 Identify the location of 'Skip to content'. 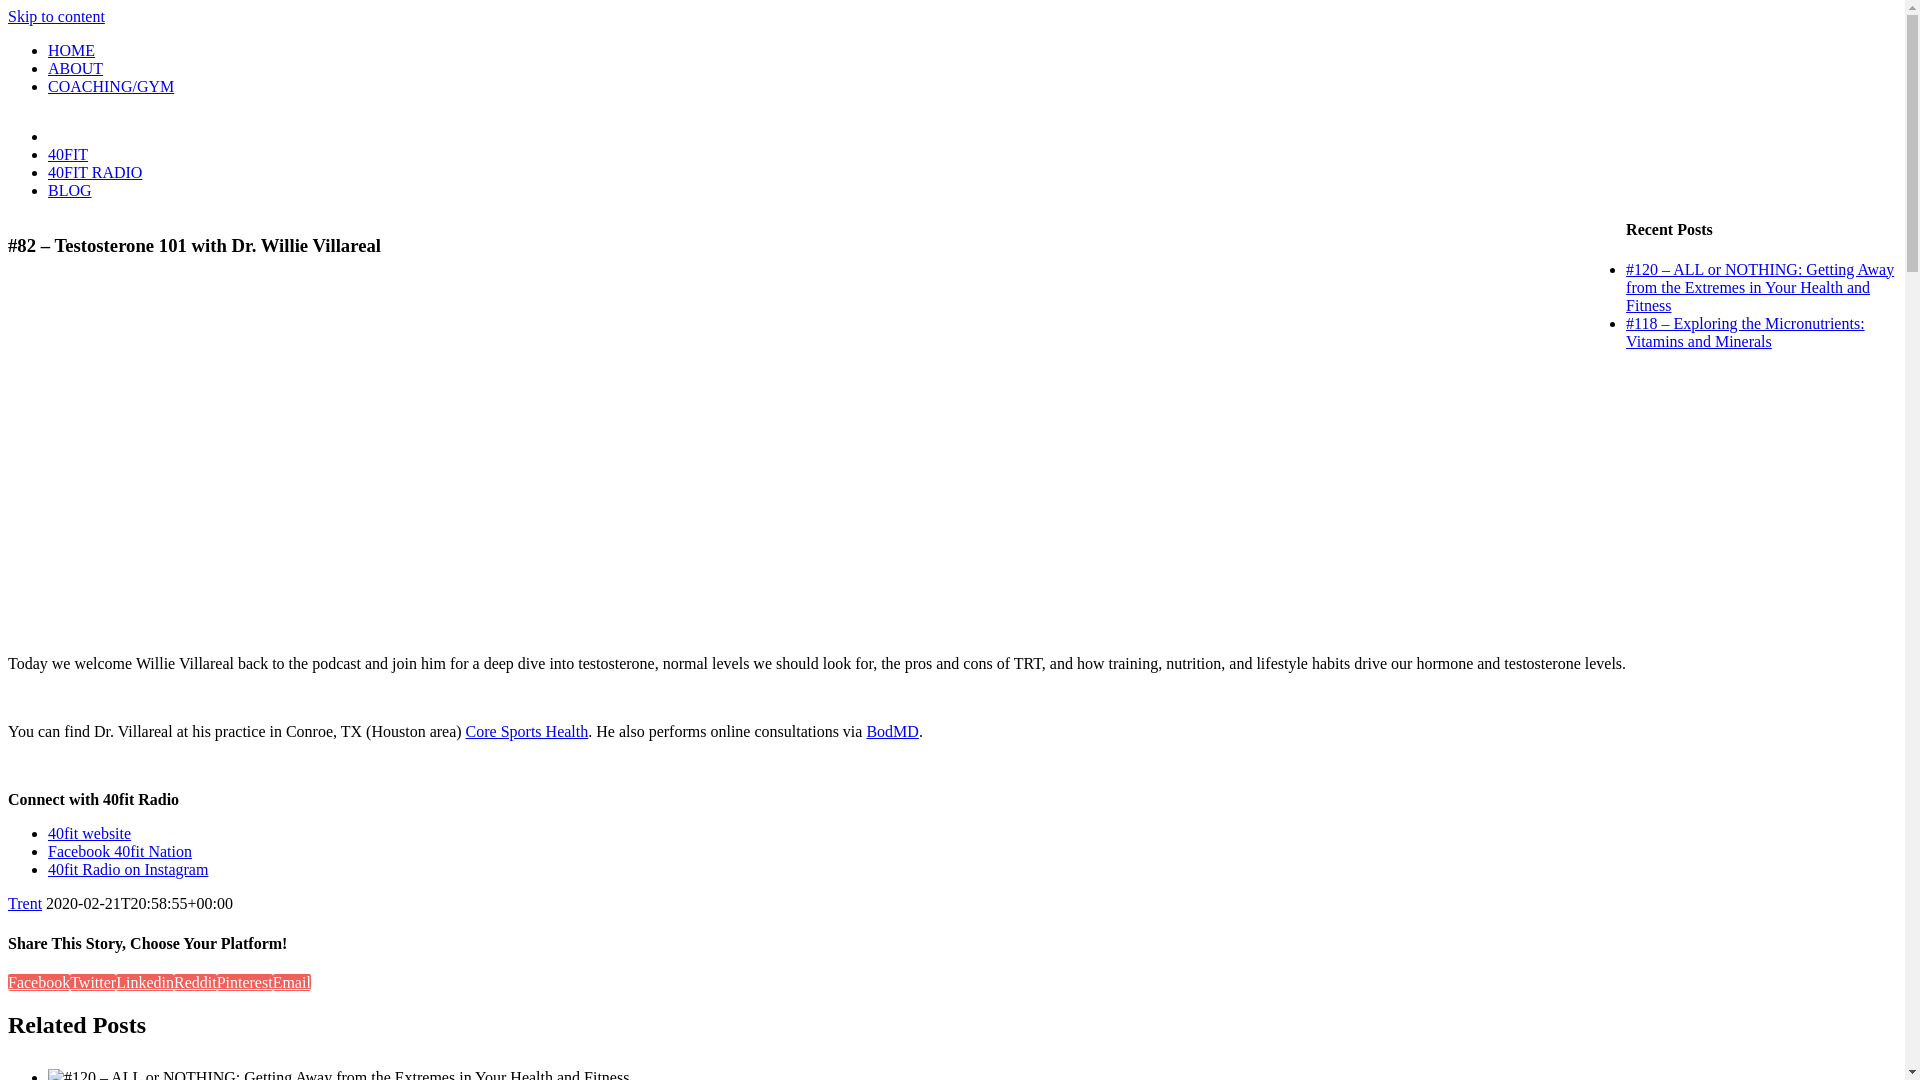
(56, 16).